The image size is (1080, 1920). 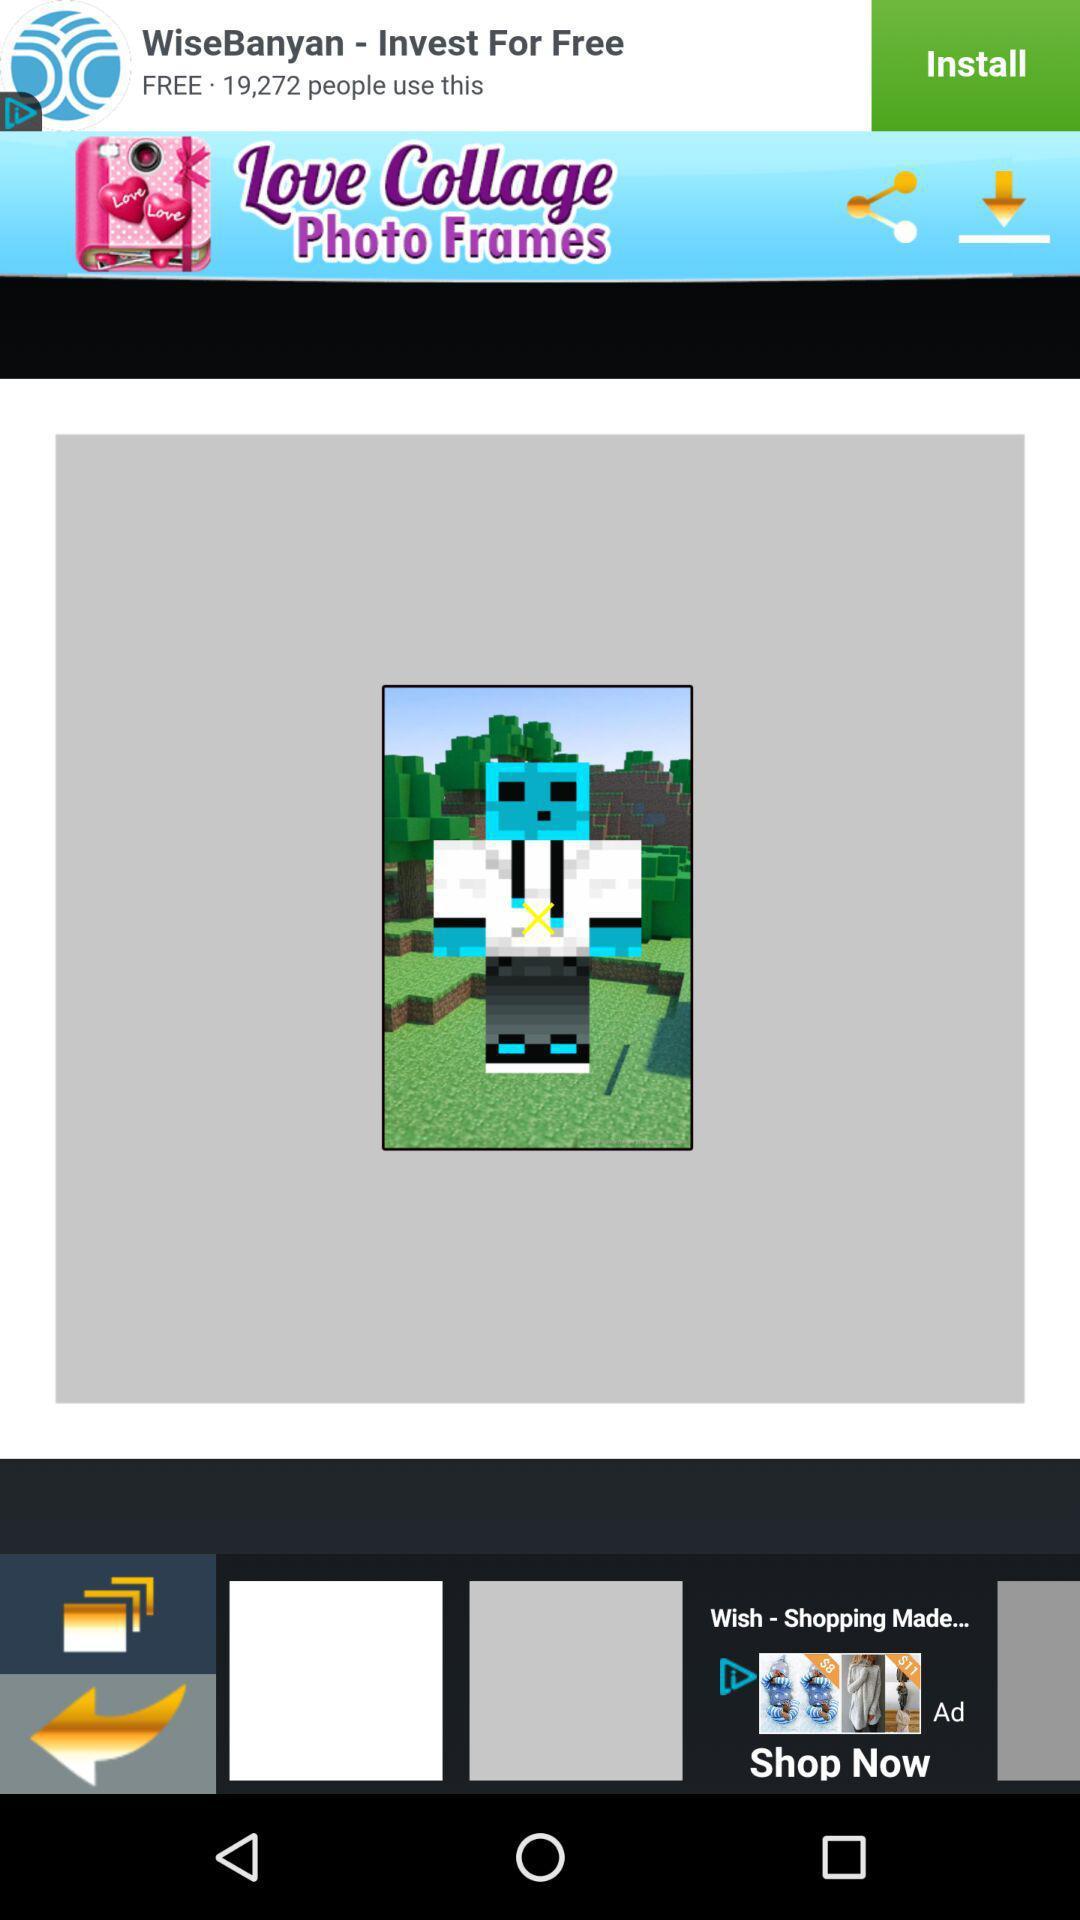 I want to click on the item above shop now item, so click(x=840, y=1692).